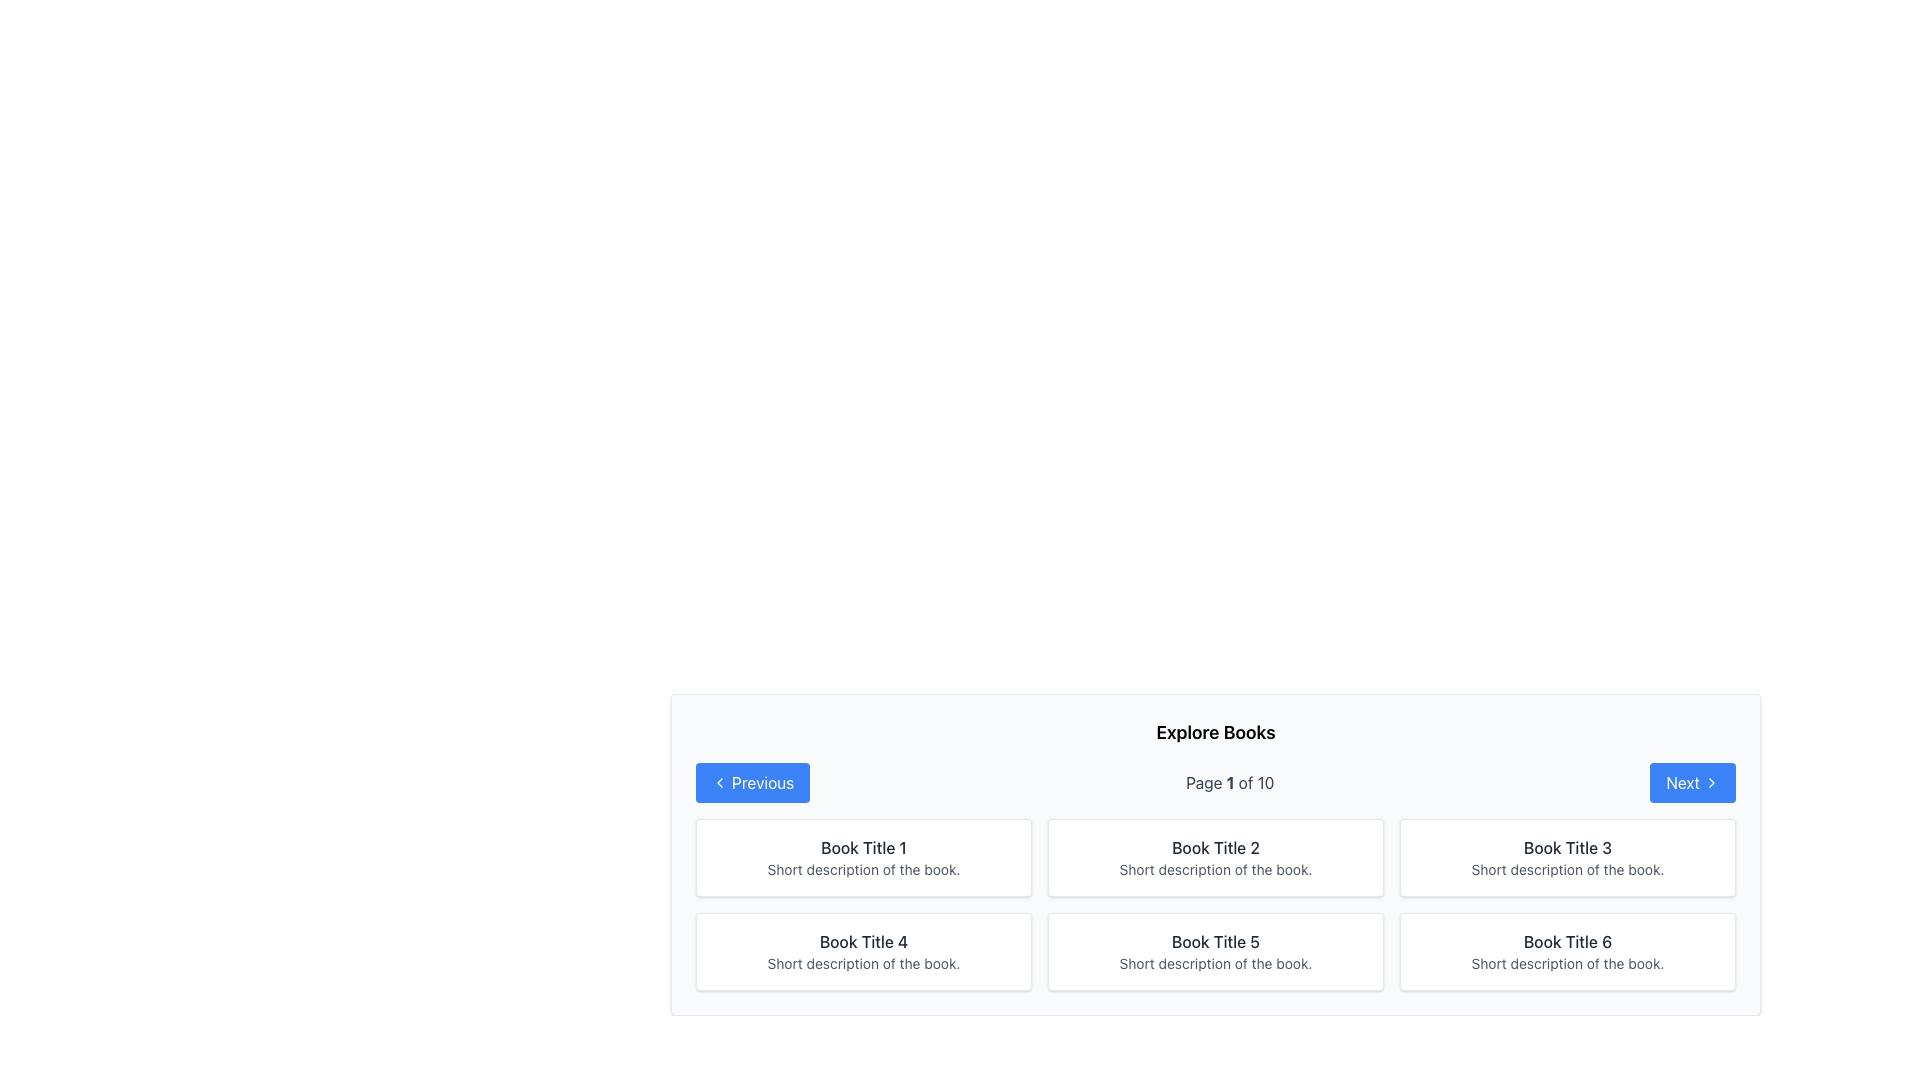 The height and width of the screenshot is (1080, 1920). I want to click on the informational text label providing a description for 'Book Title 4', which is located below the title within its card in the grid layout, so click(864, 963).